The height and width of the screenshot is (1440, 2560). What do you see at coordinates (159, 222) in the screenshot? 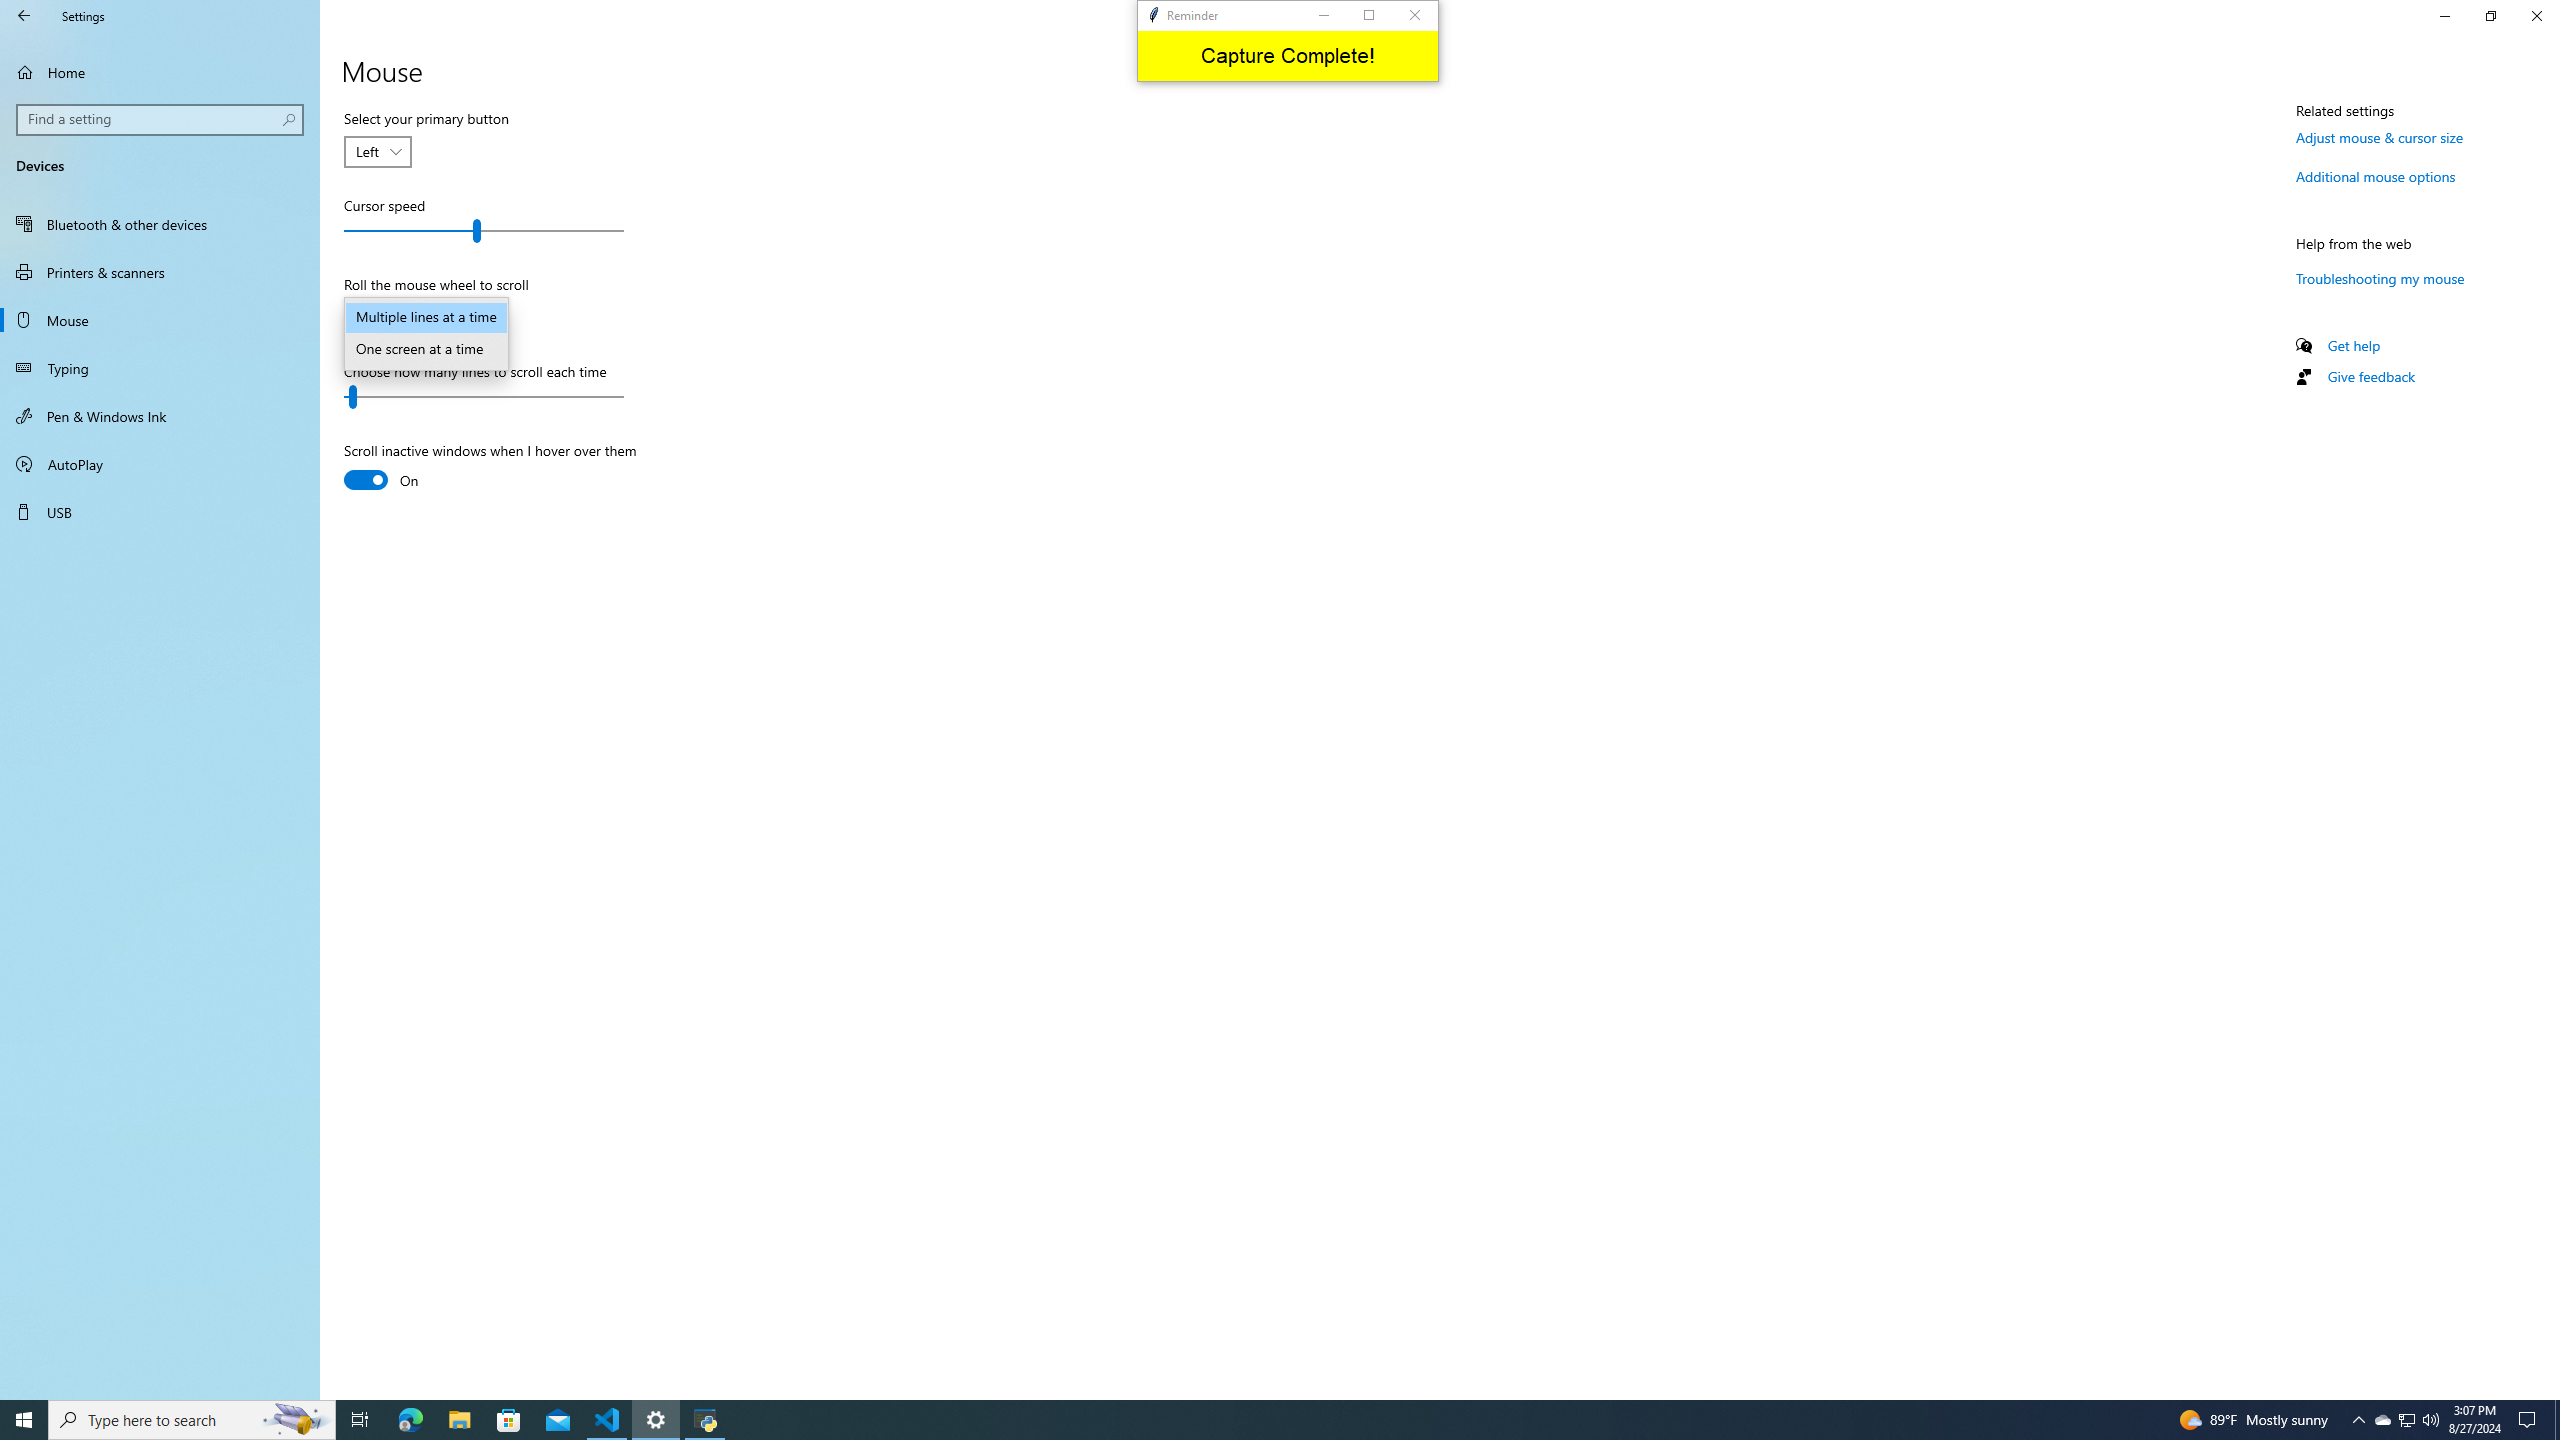
I see `'Bluetooth & other devices'` at bounding box center [159, 222].